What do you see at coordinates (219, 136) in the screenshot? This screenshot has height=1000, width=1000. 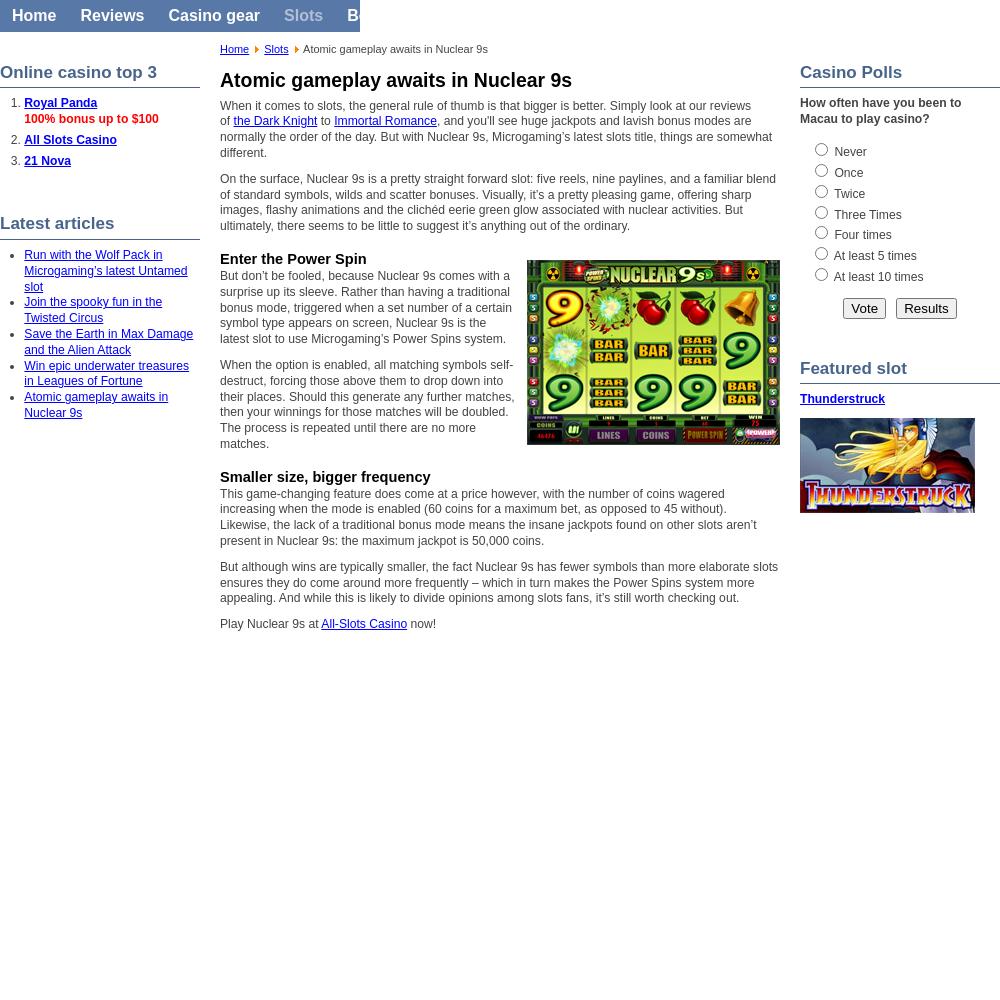 I see `', and you'll see huge jackpots and lavish bonus modes are normally the order of the day. But with Nuclear 9s, Microgaming’s latest slots title, things are somewhat different.'` at bounding box center [219, 136].